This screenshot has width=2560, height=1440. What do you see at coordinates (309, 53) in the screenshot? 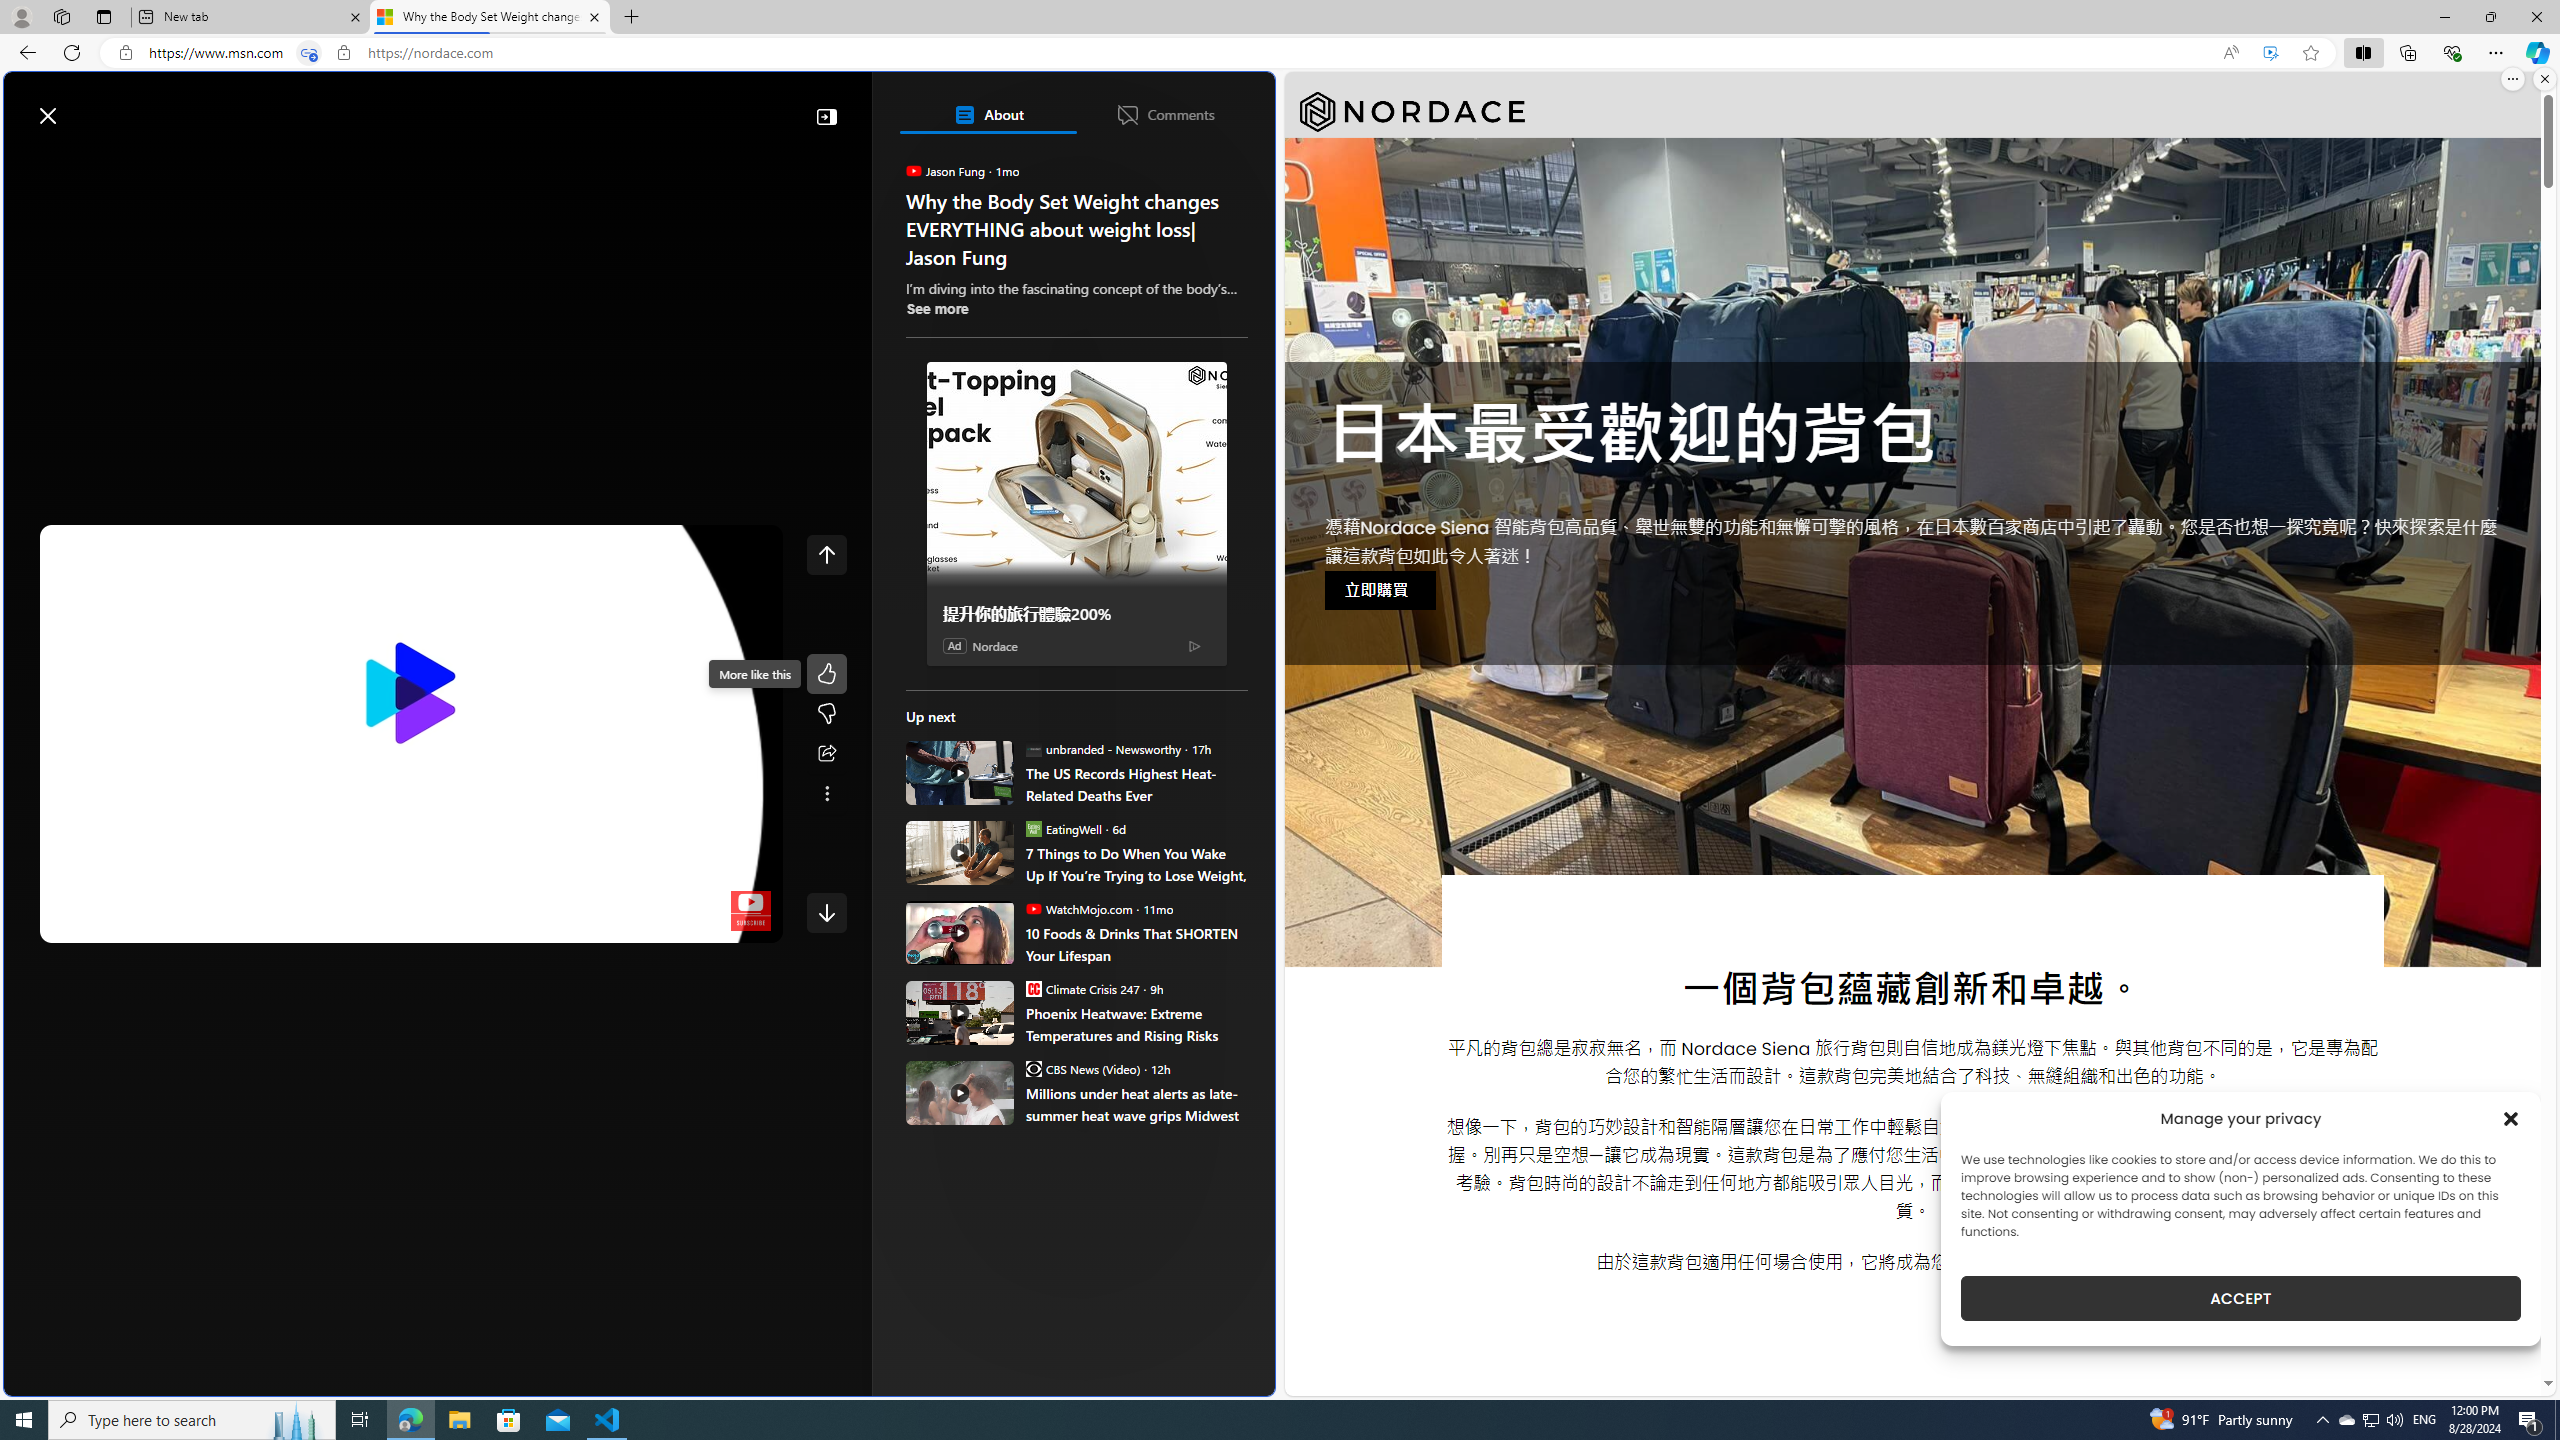
I see `'Tabs in split screen'` at bounding box center [309, 53].